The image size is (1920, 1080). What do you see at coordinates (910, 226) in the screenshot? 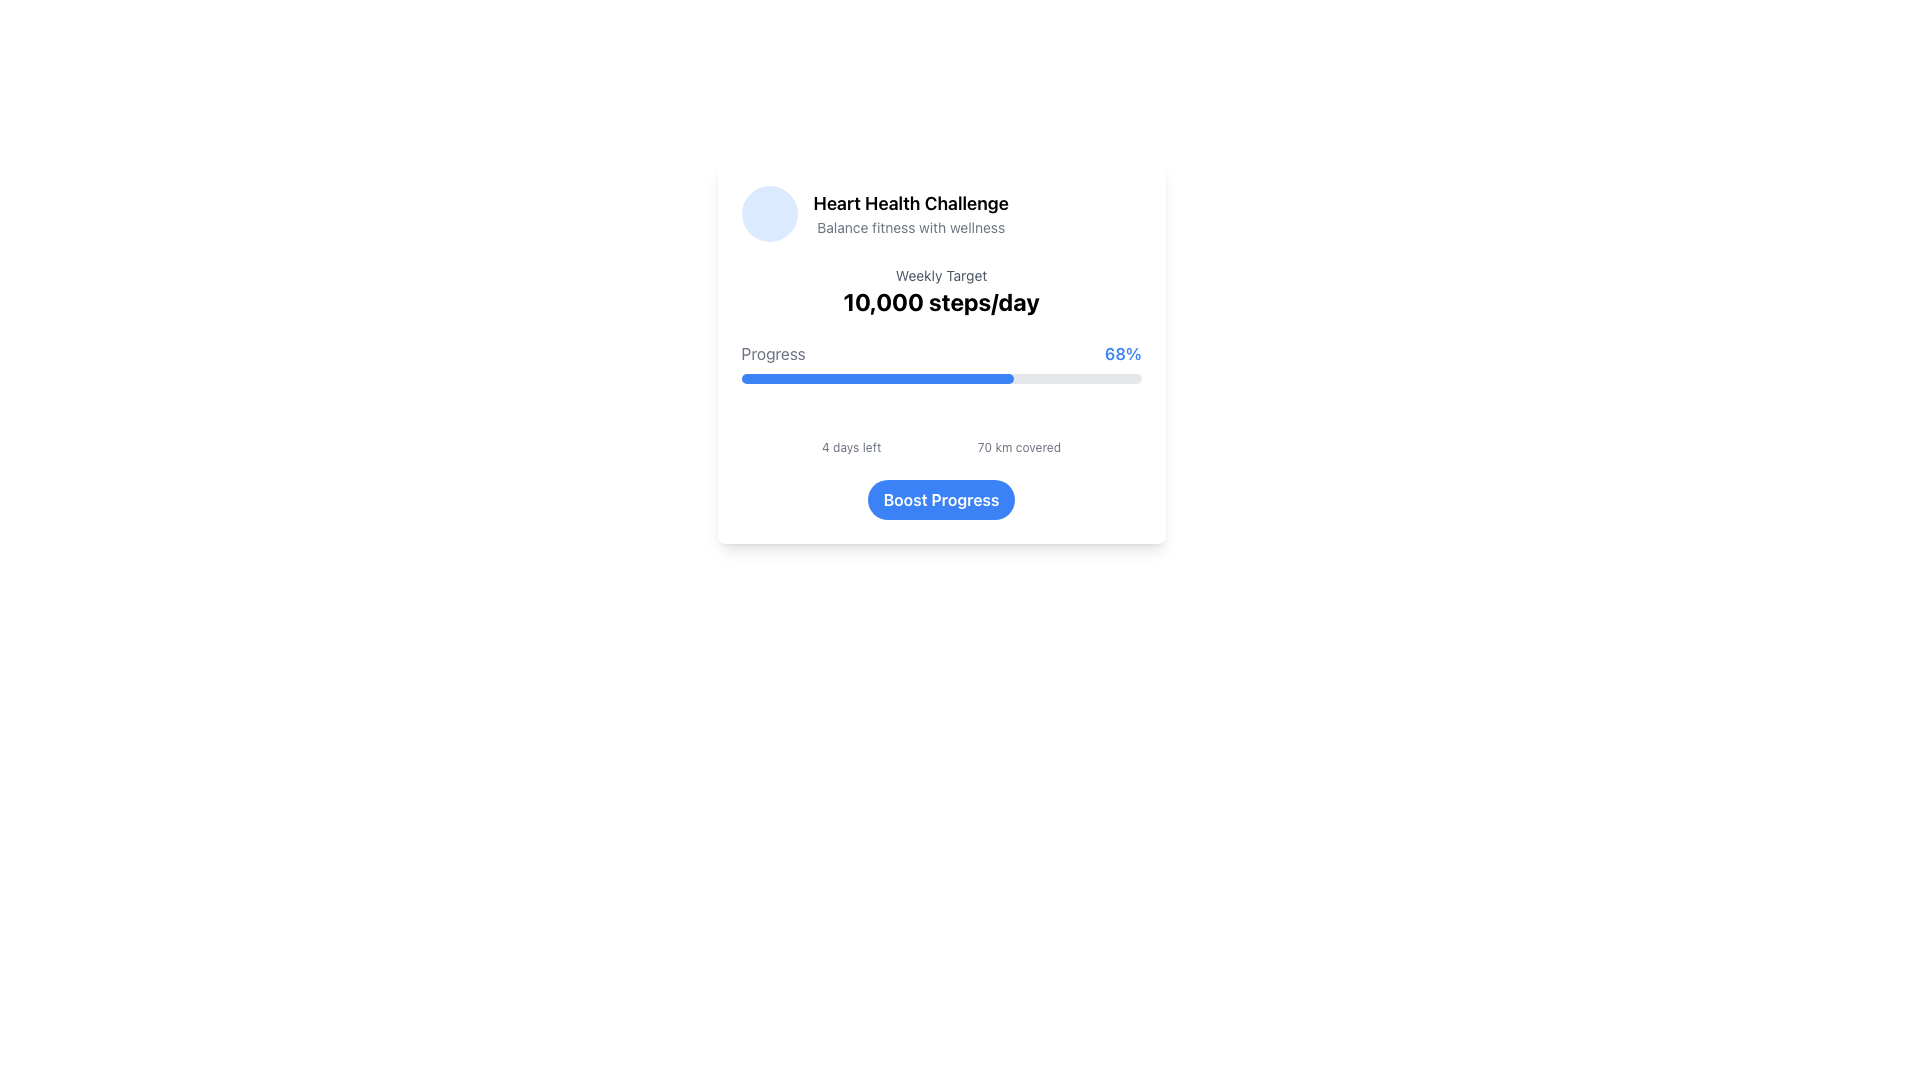
I see `the subtitle text 'Balance fitness with wellness', which is presented in a small, gray font and located directly beneath the title 'Heart Health Challenge'` at bounding box center [910, 226].